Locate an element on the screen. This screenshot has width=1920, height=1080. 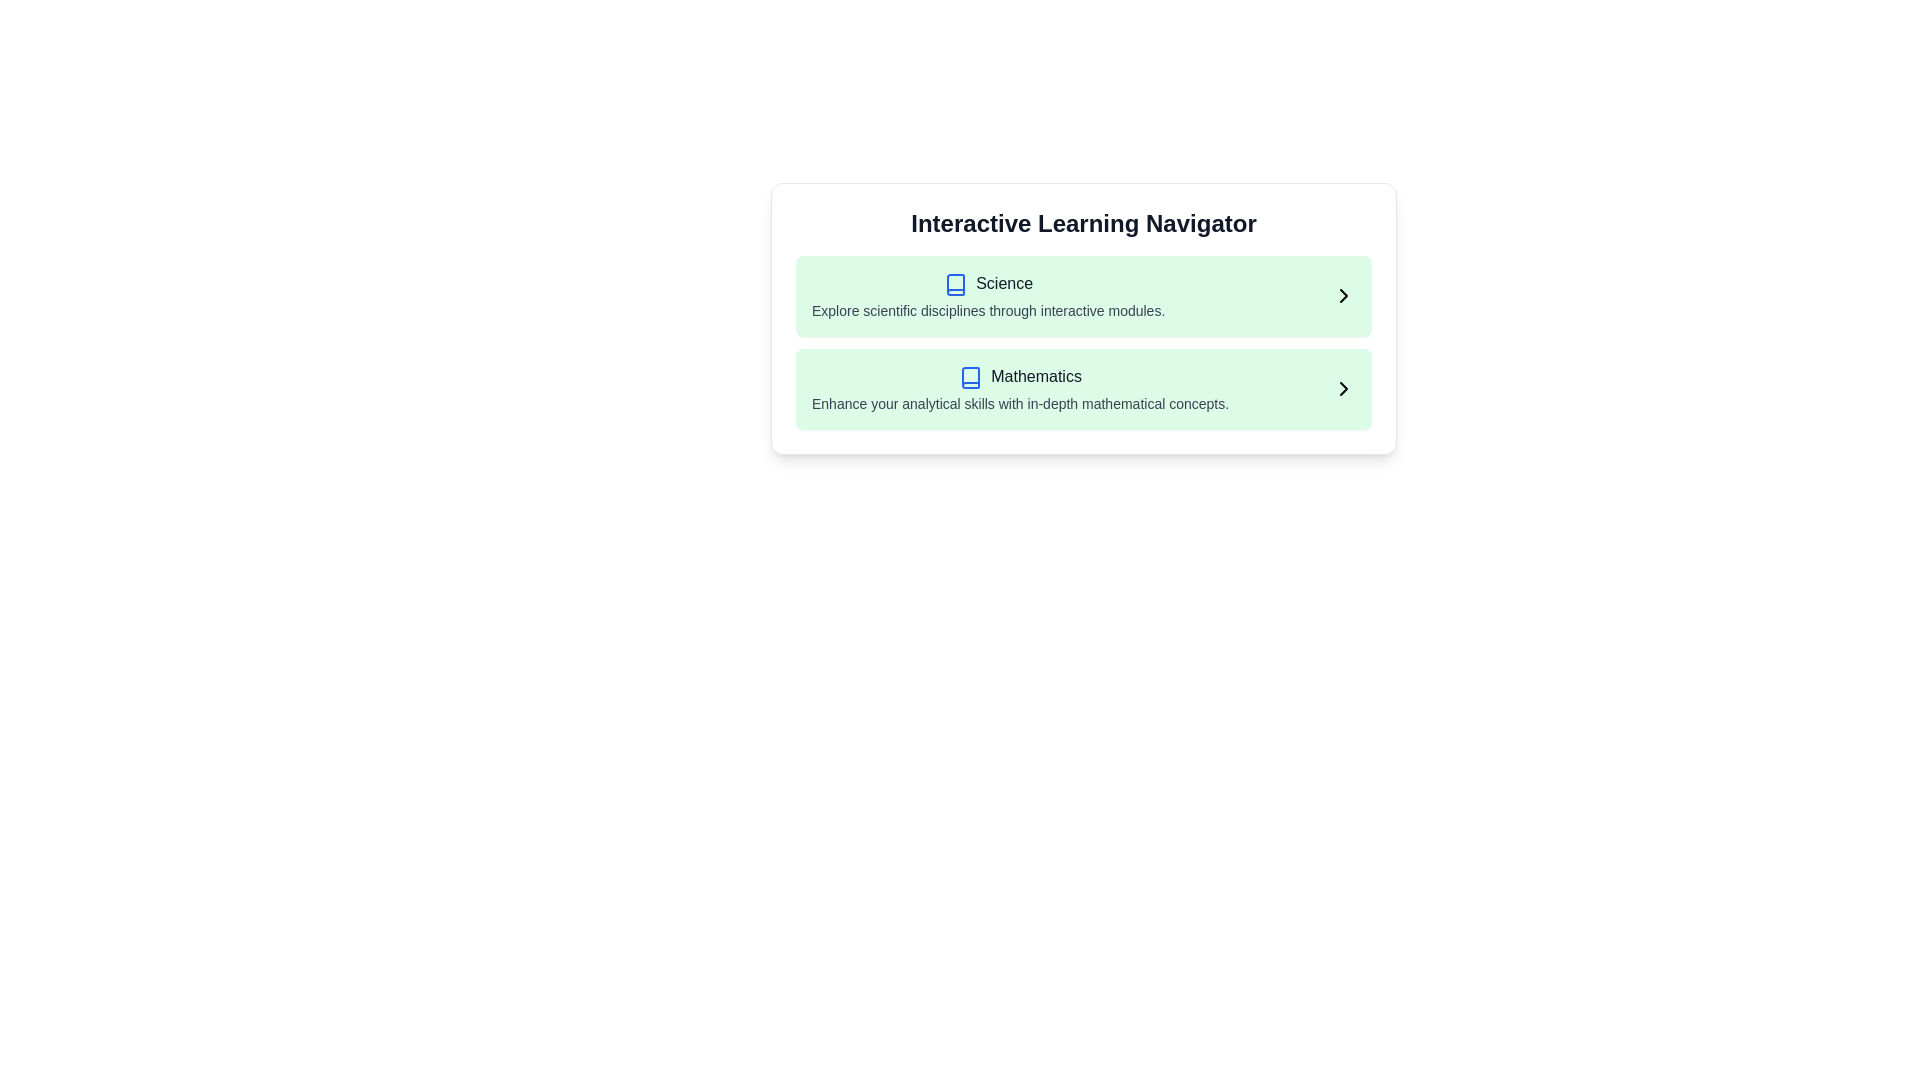
the Text label indicating the mathematics section, which is positioned below the 'Science' title and is part of a highlighted green section is located at coordinates (1036, 376).